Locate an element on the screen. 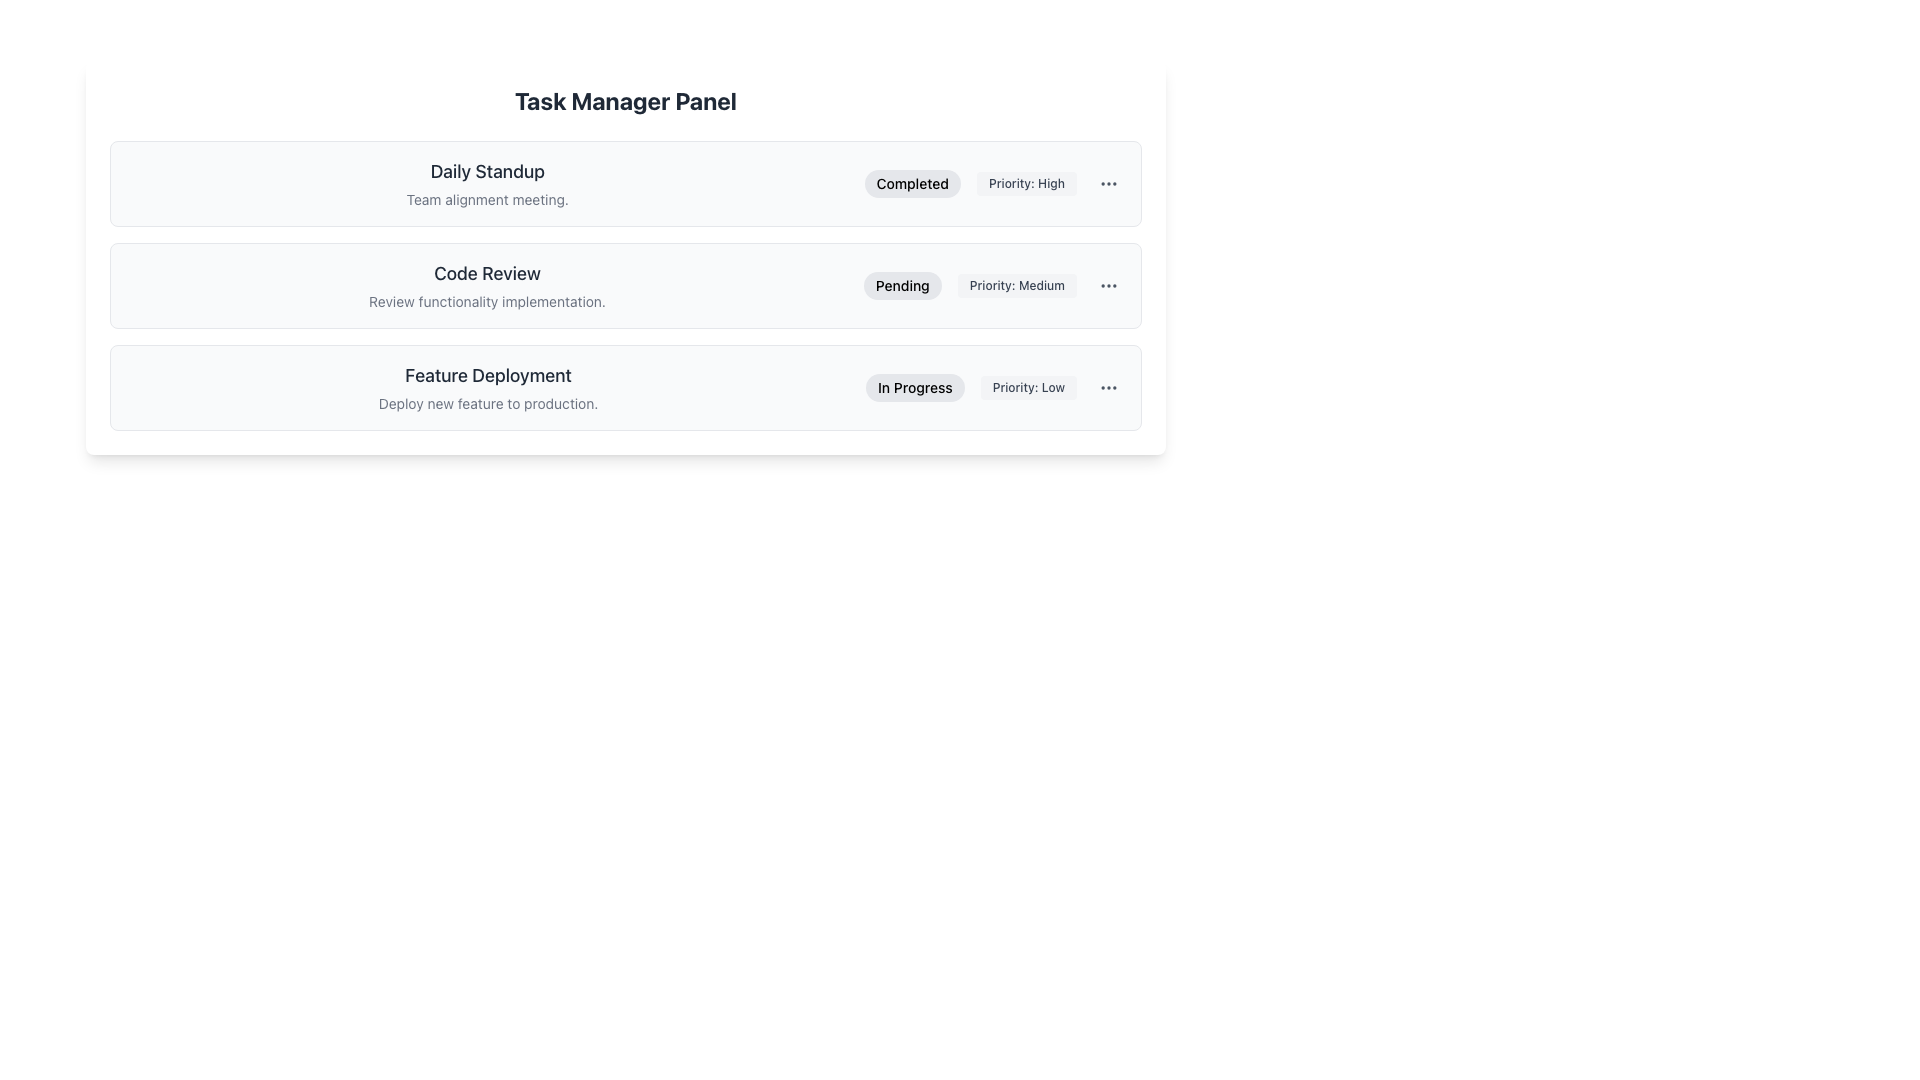 This screenshot has height=1080, width=1920. the status information by clicking on the 'Completed' status indicator label, which is a medium-sized label with a light gray background and bold font, located in the first task block titled 'Daily Standup' is located at coordinates (911, 184).